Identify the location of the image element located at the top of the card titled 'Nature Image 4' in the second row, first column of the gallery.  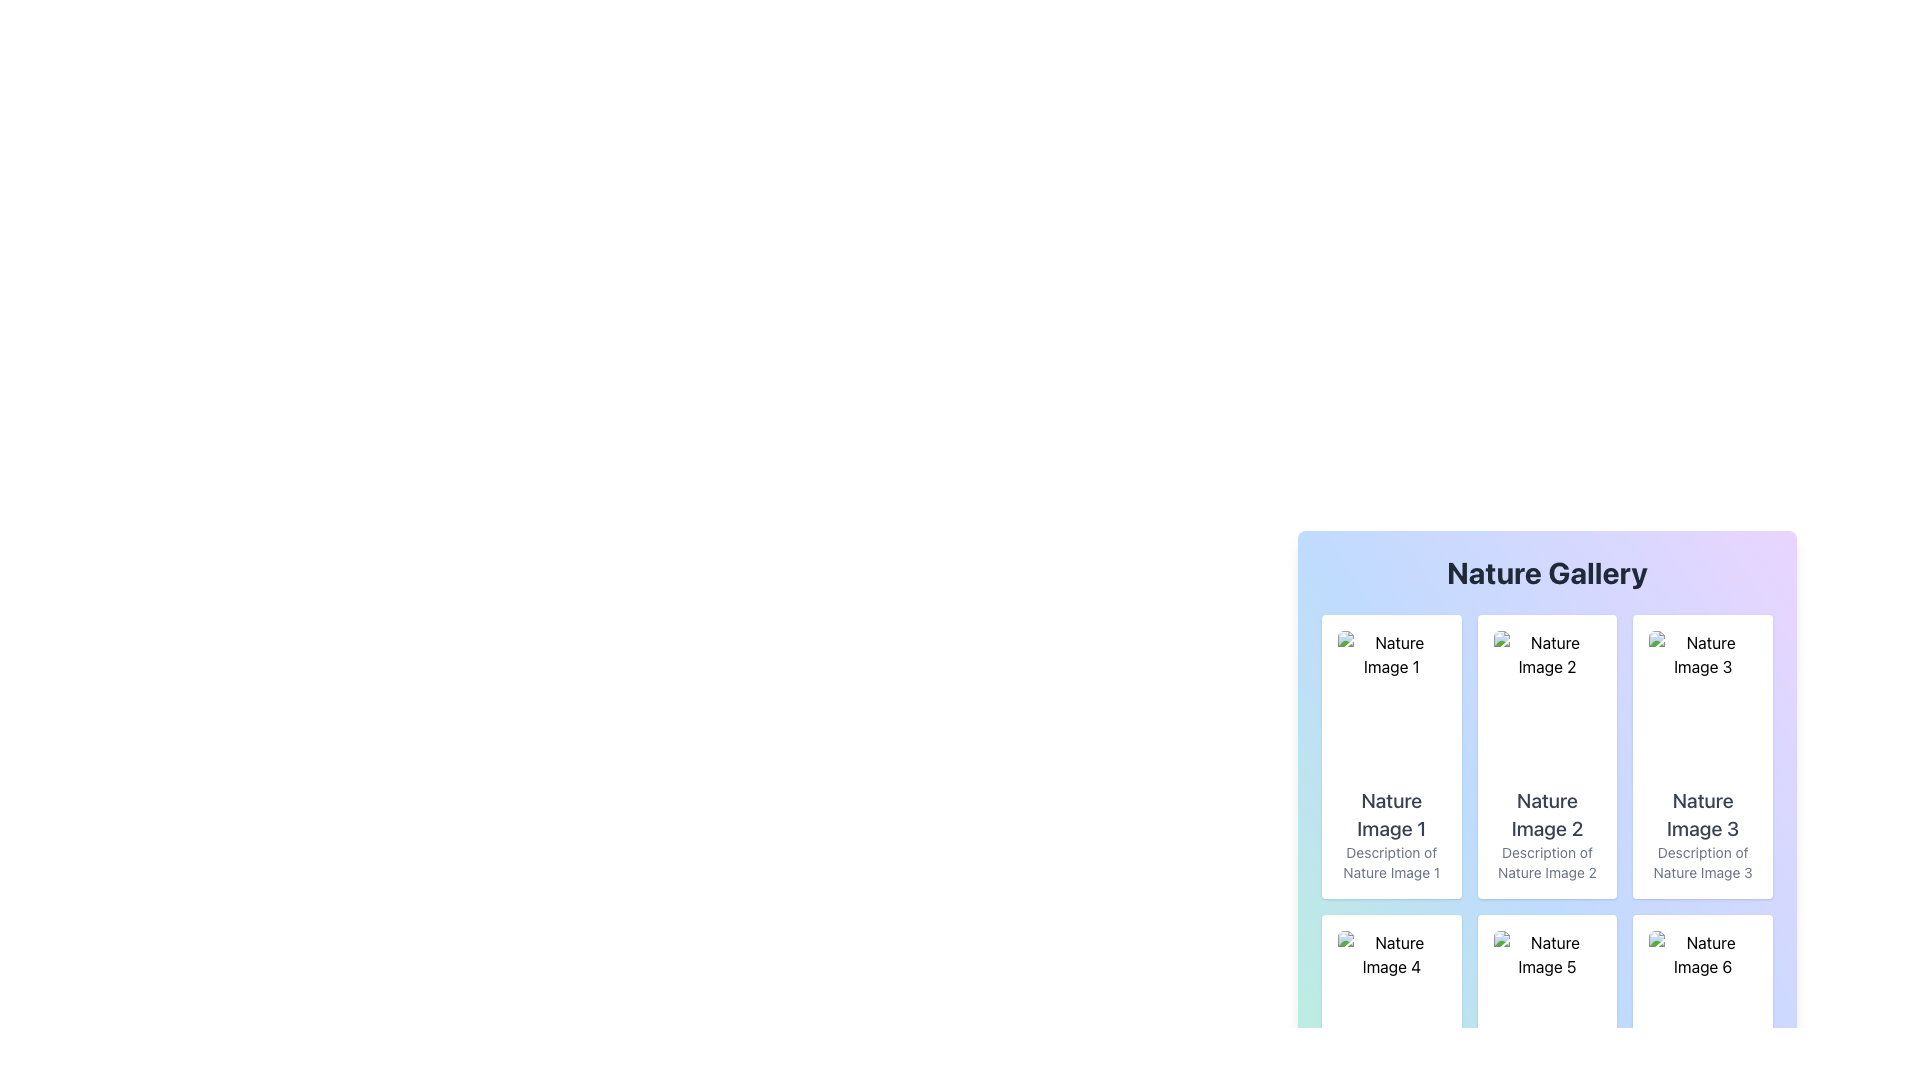
(1390, 1002).